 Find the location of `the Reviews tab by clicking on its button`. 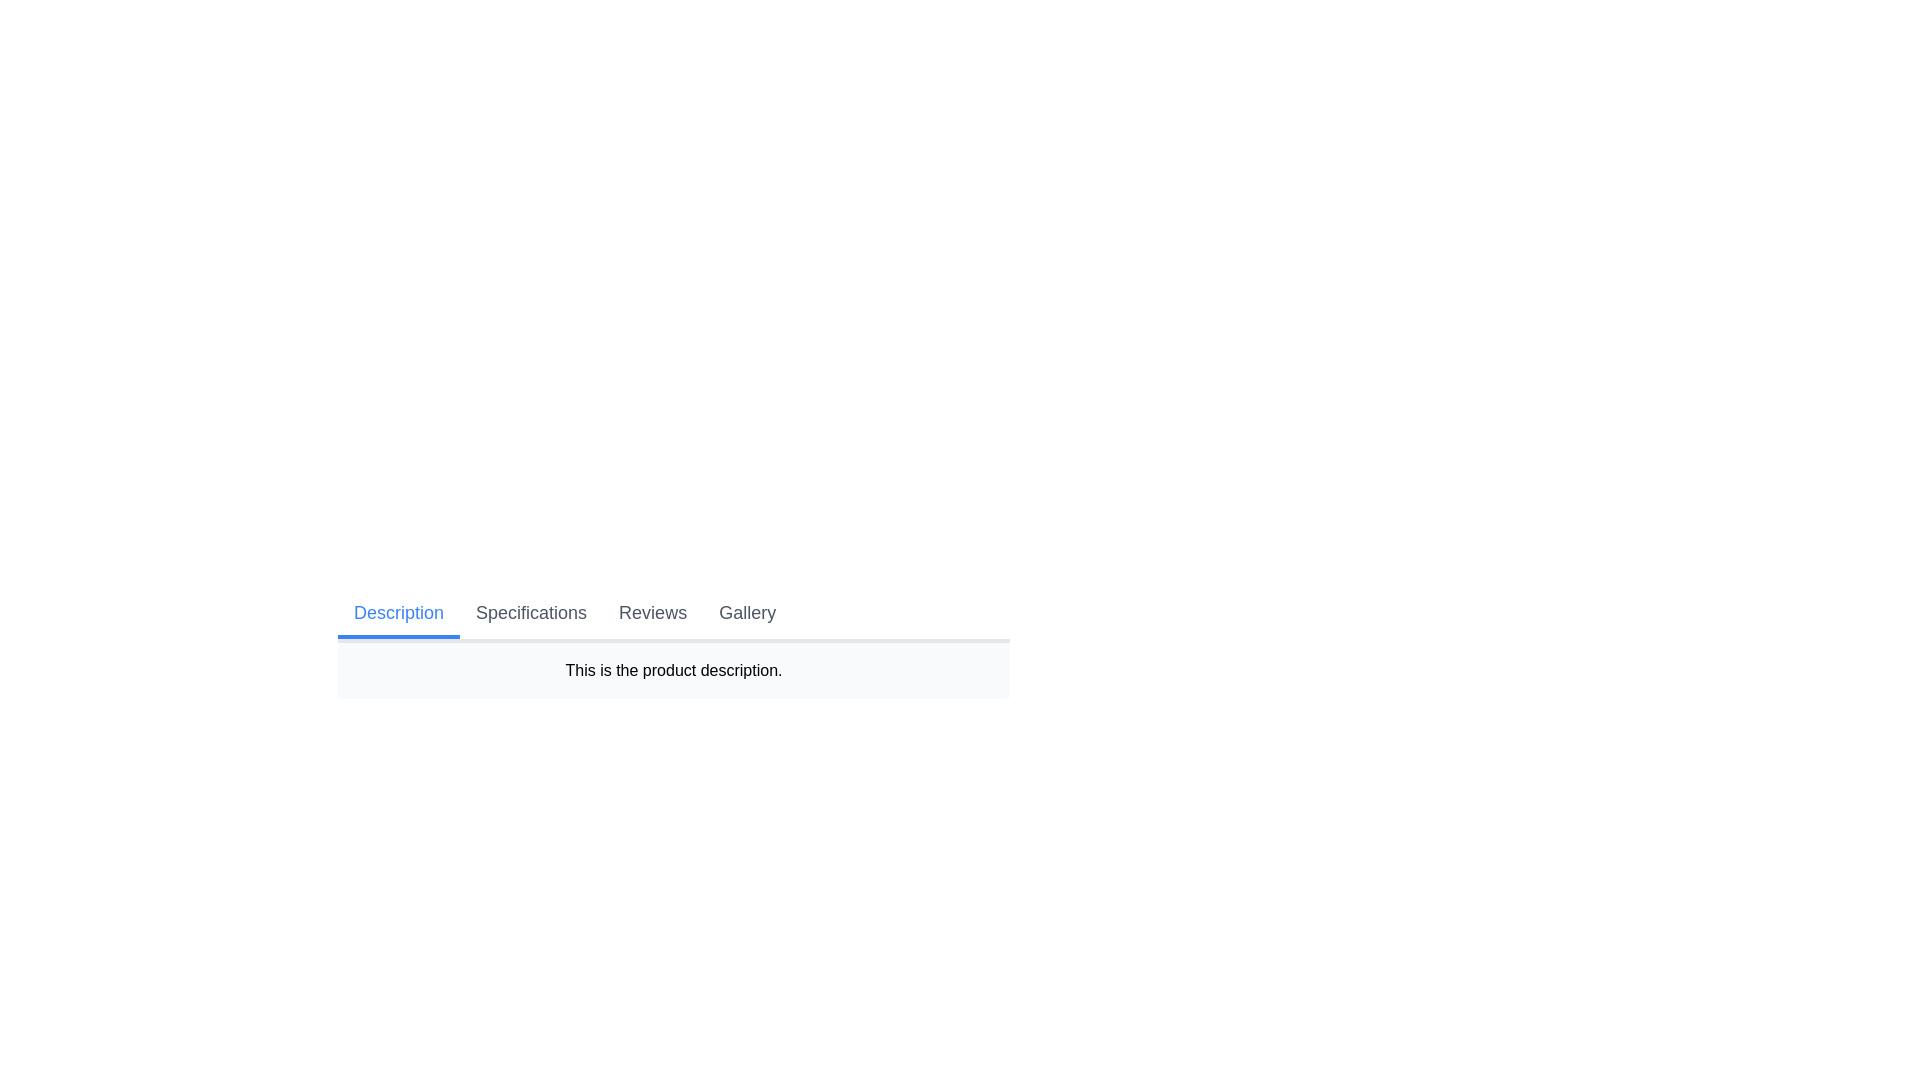

the Reviews tab by clicking on its button is located at coordinates (652, 613).